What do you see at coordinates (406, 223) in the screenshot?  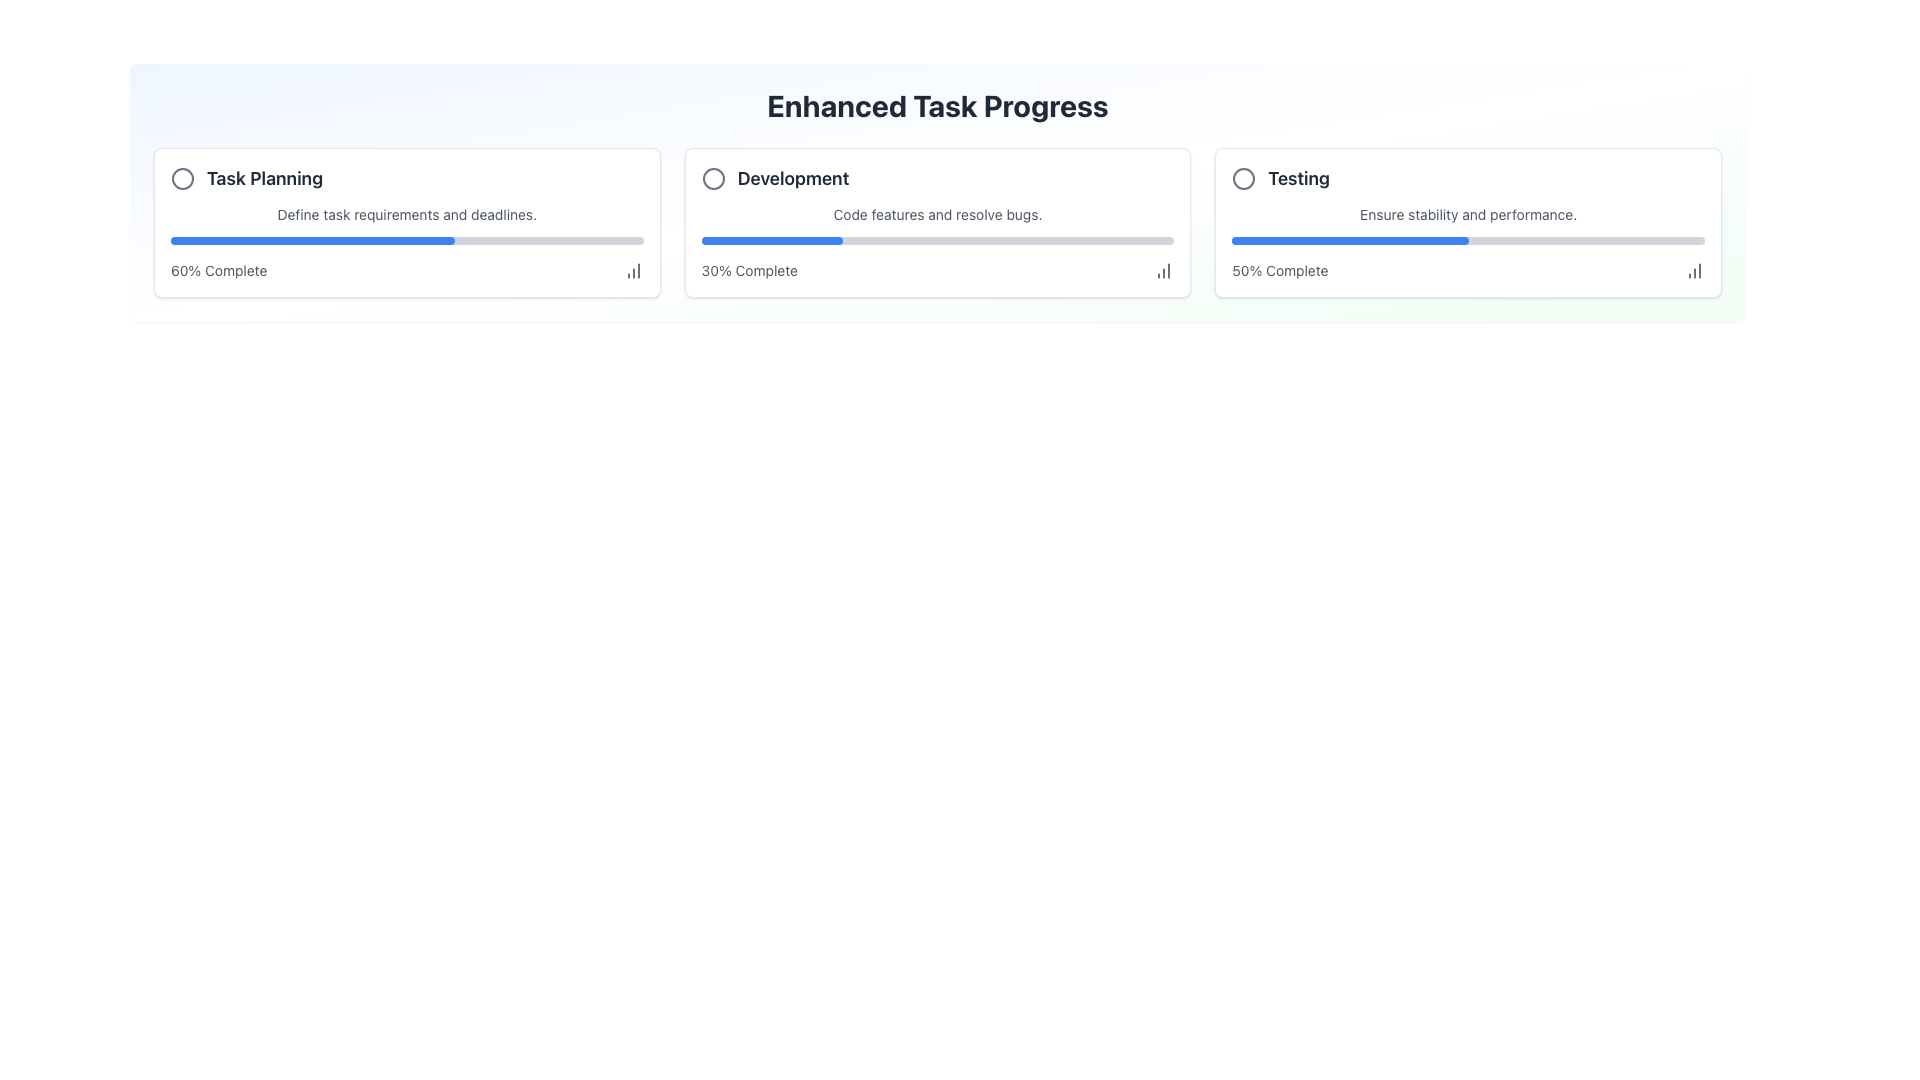 I see `the chart icon on the 'Task Planning' card located in the top-left corner of the grid layout` at bounding box center [406, 223].